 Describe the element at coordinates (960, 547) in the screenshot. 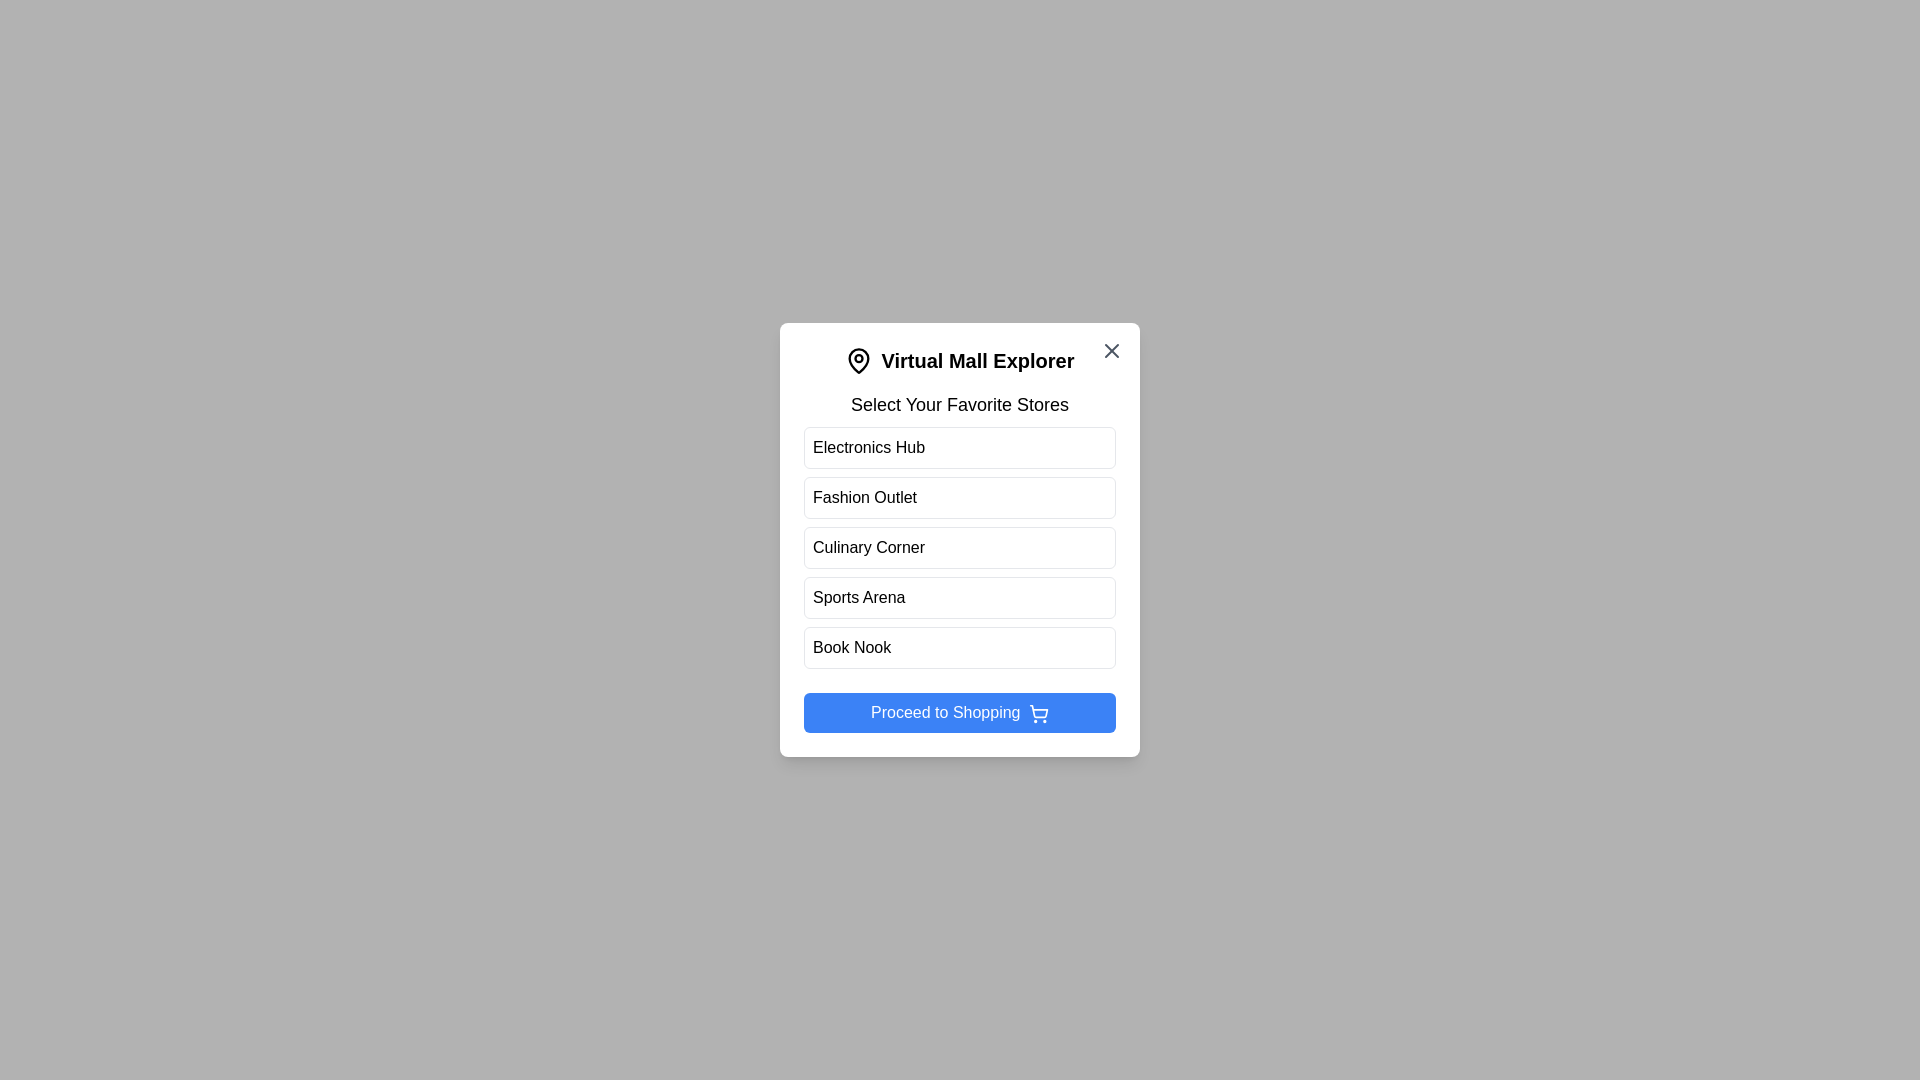

I see `the third selectable option in the vertical list within the modal window` at that location.